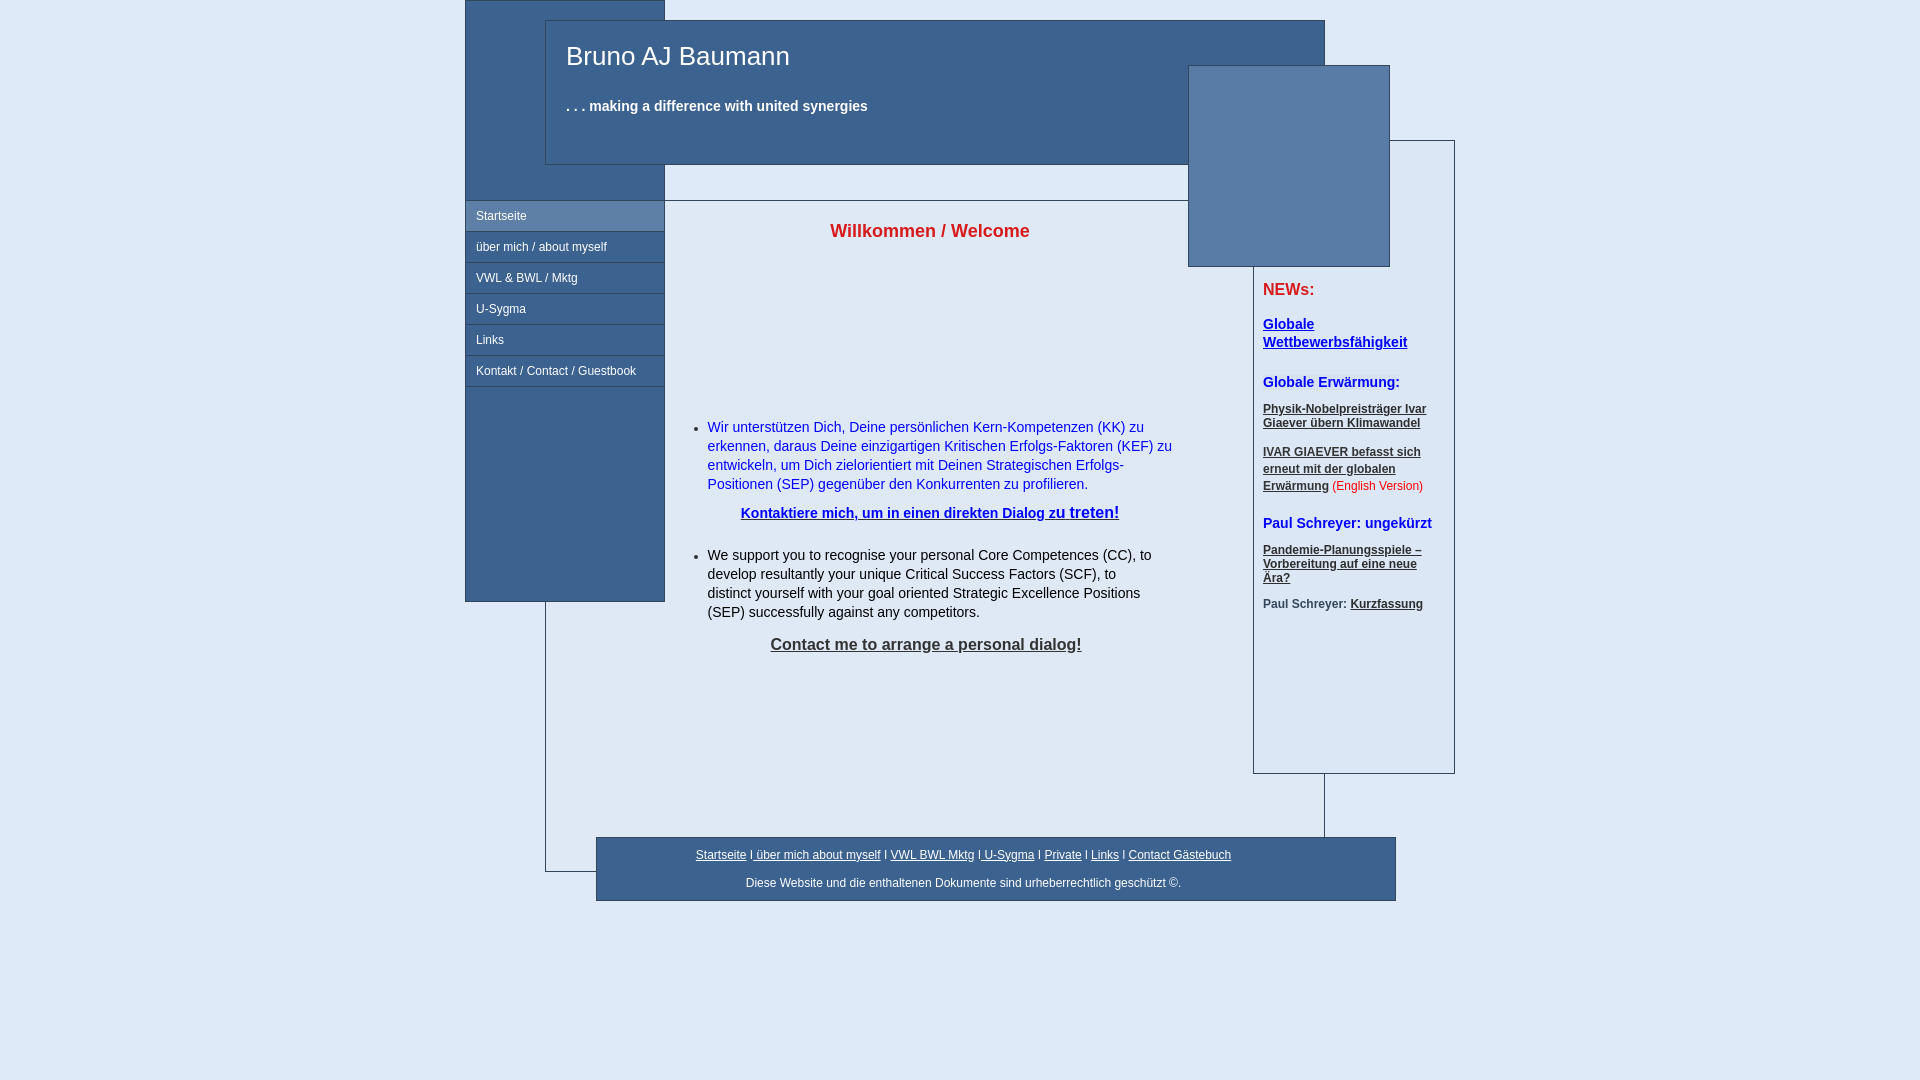  I want to click on 'U-Sygma', so click(980, 855).